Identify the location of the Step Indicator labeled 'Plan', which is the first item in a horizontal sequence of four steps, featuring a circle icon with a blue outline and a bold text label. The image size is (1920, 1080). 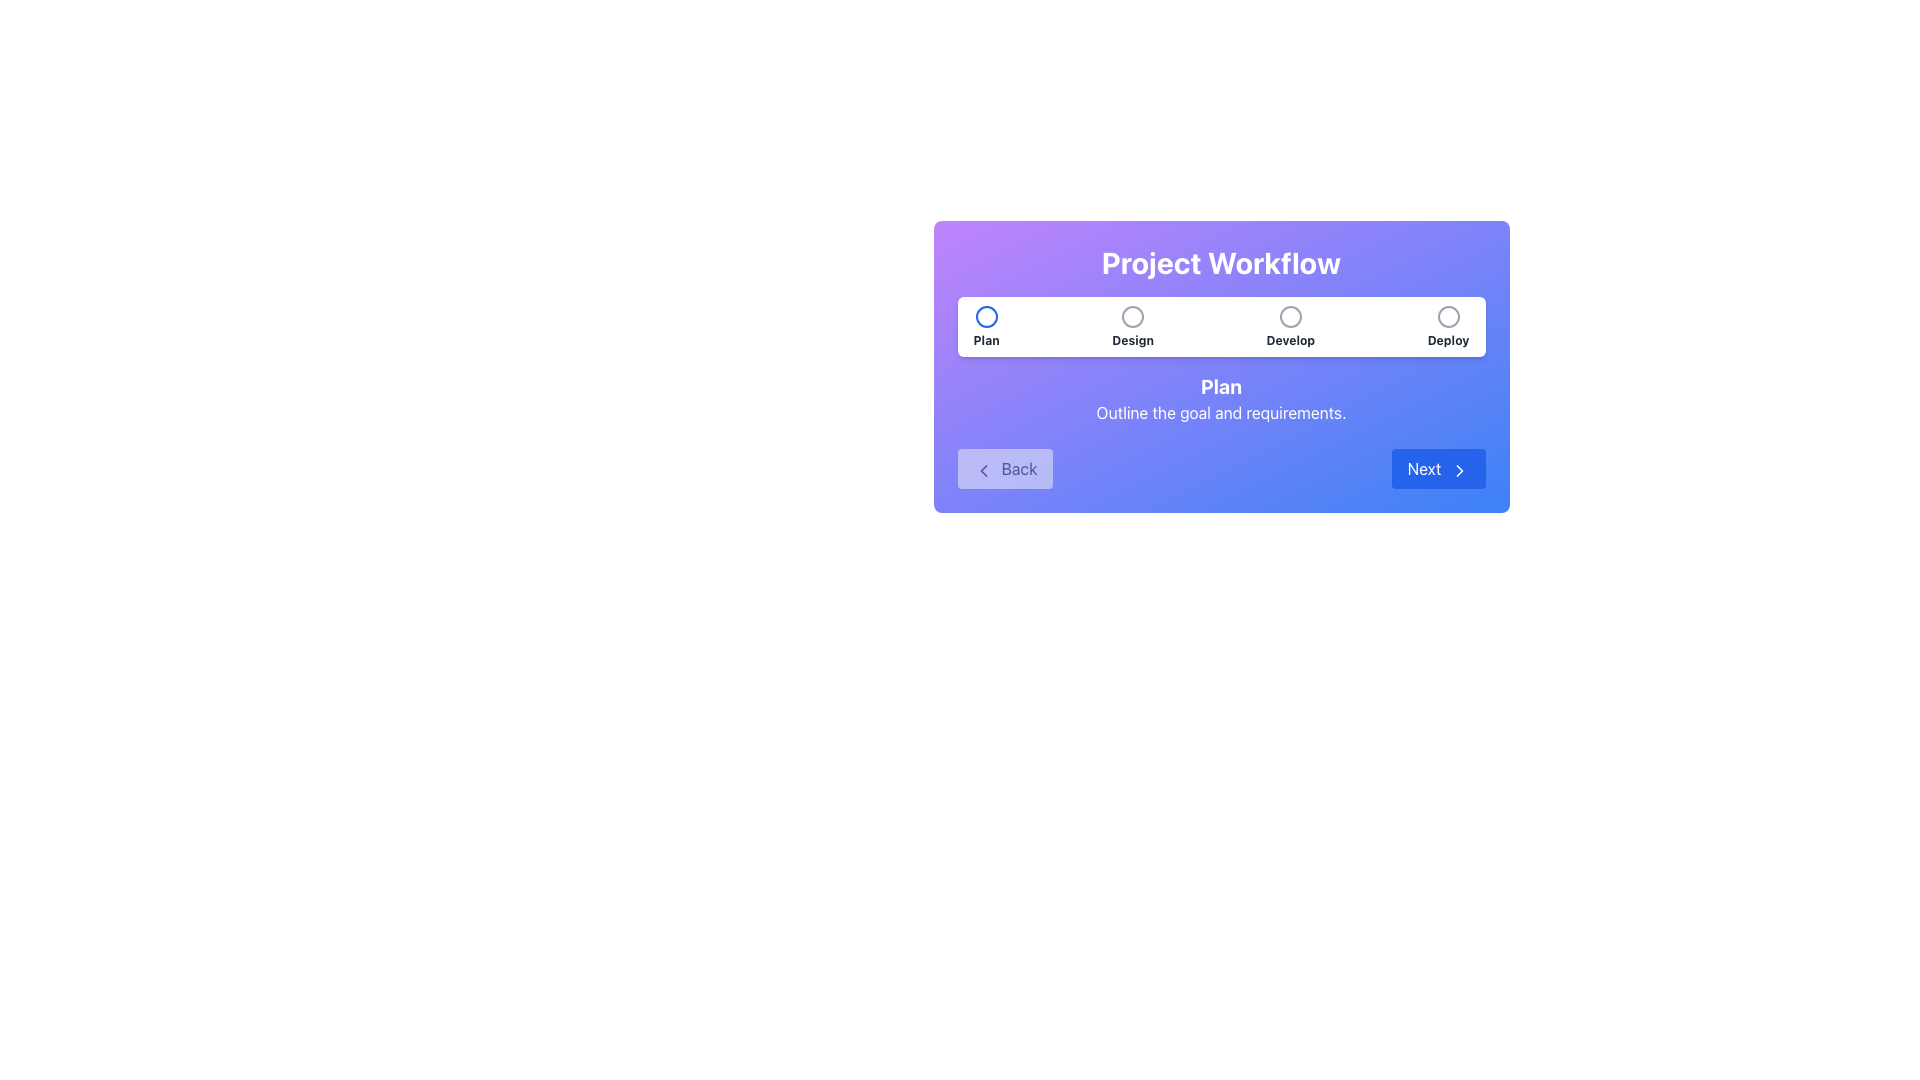
(986, 326).